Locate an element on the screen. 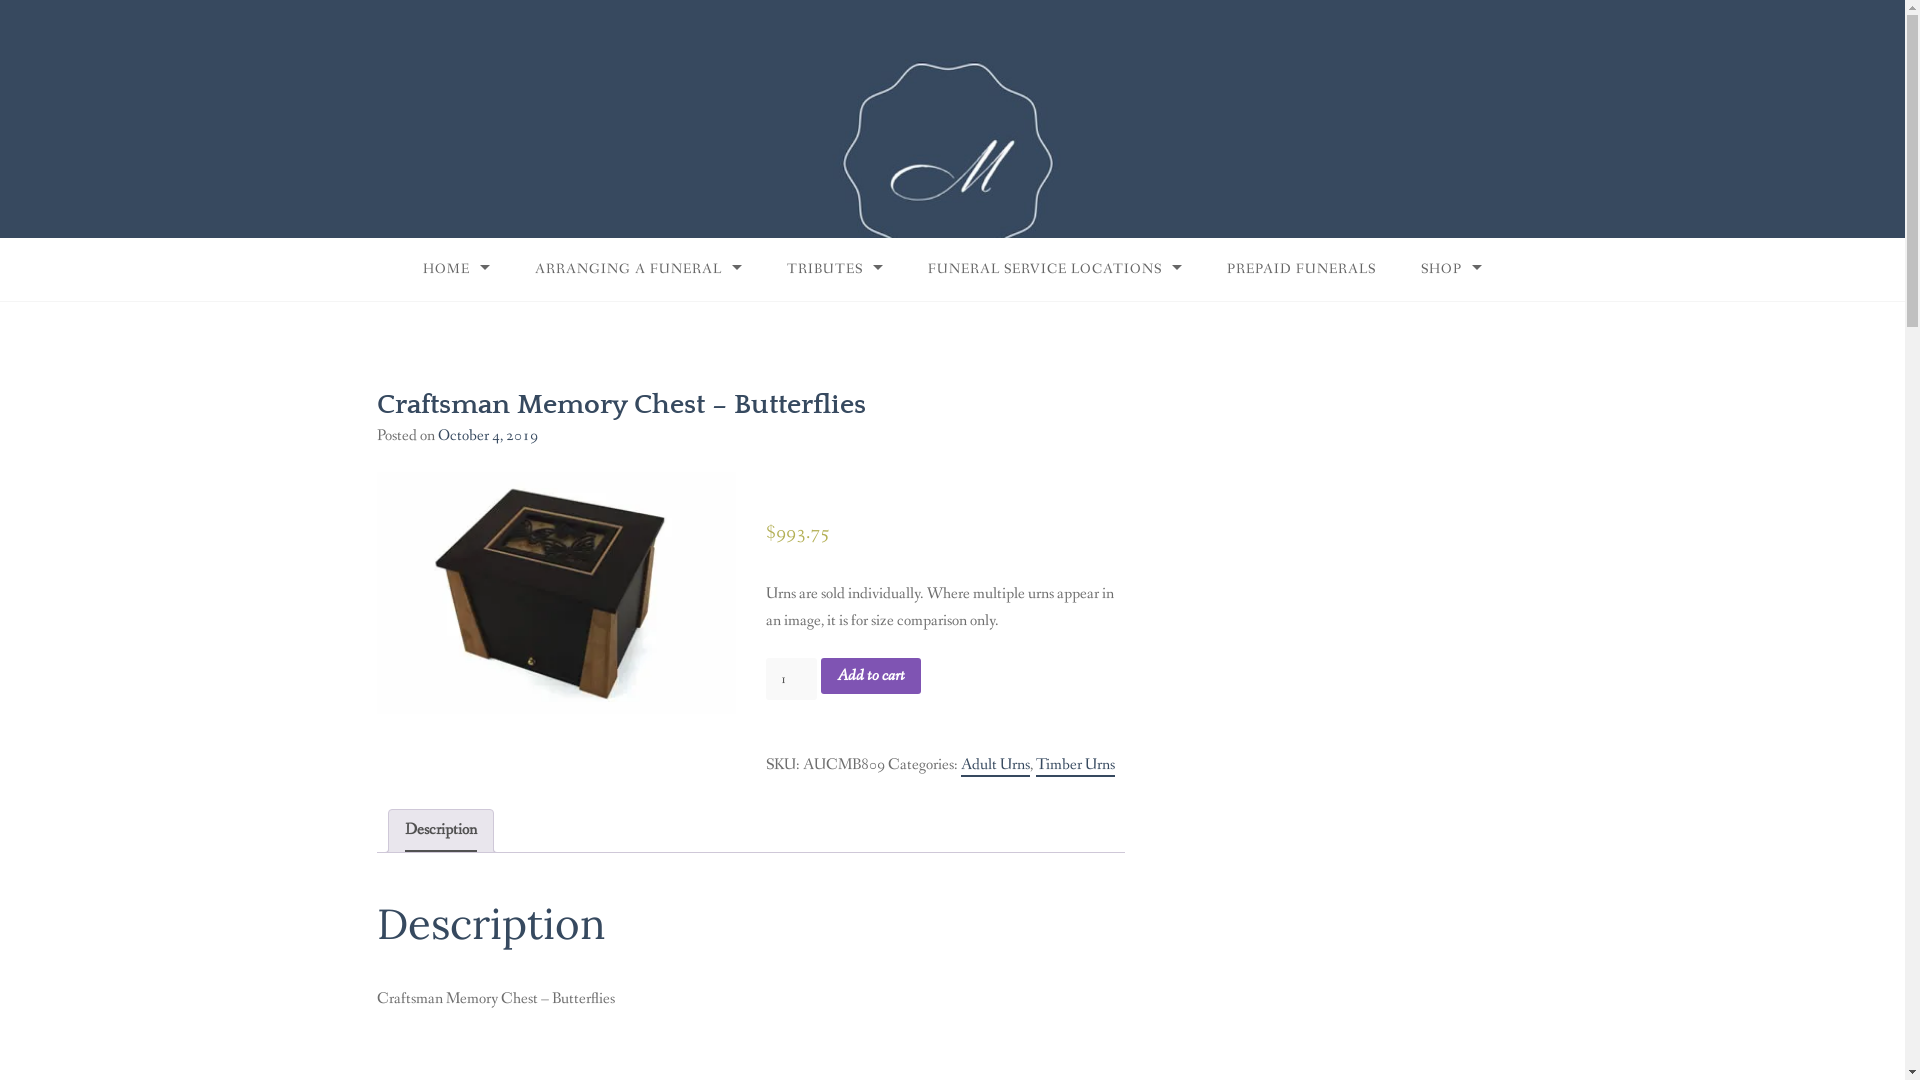 The height and width of the screenshot is (1080, 1920). 'Add to cart' is located at coordinates (870, 675).